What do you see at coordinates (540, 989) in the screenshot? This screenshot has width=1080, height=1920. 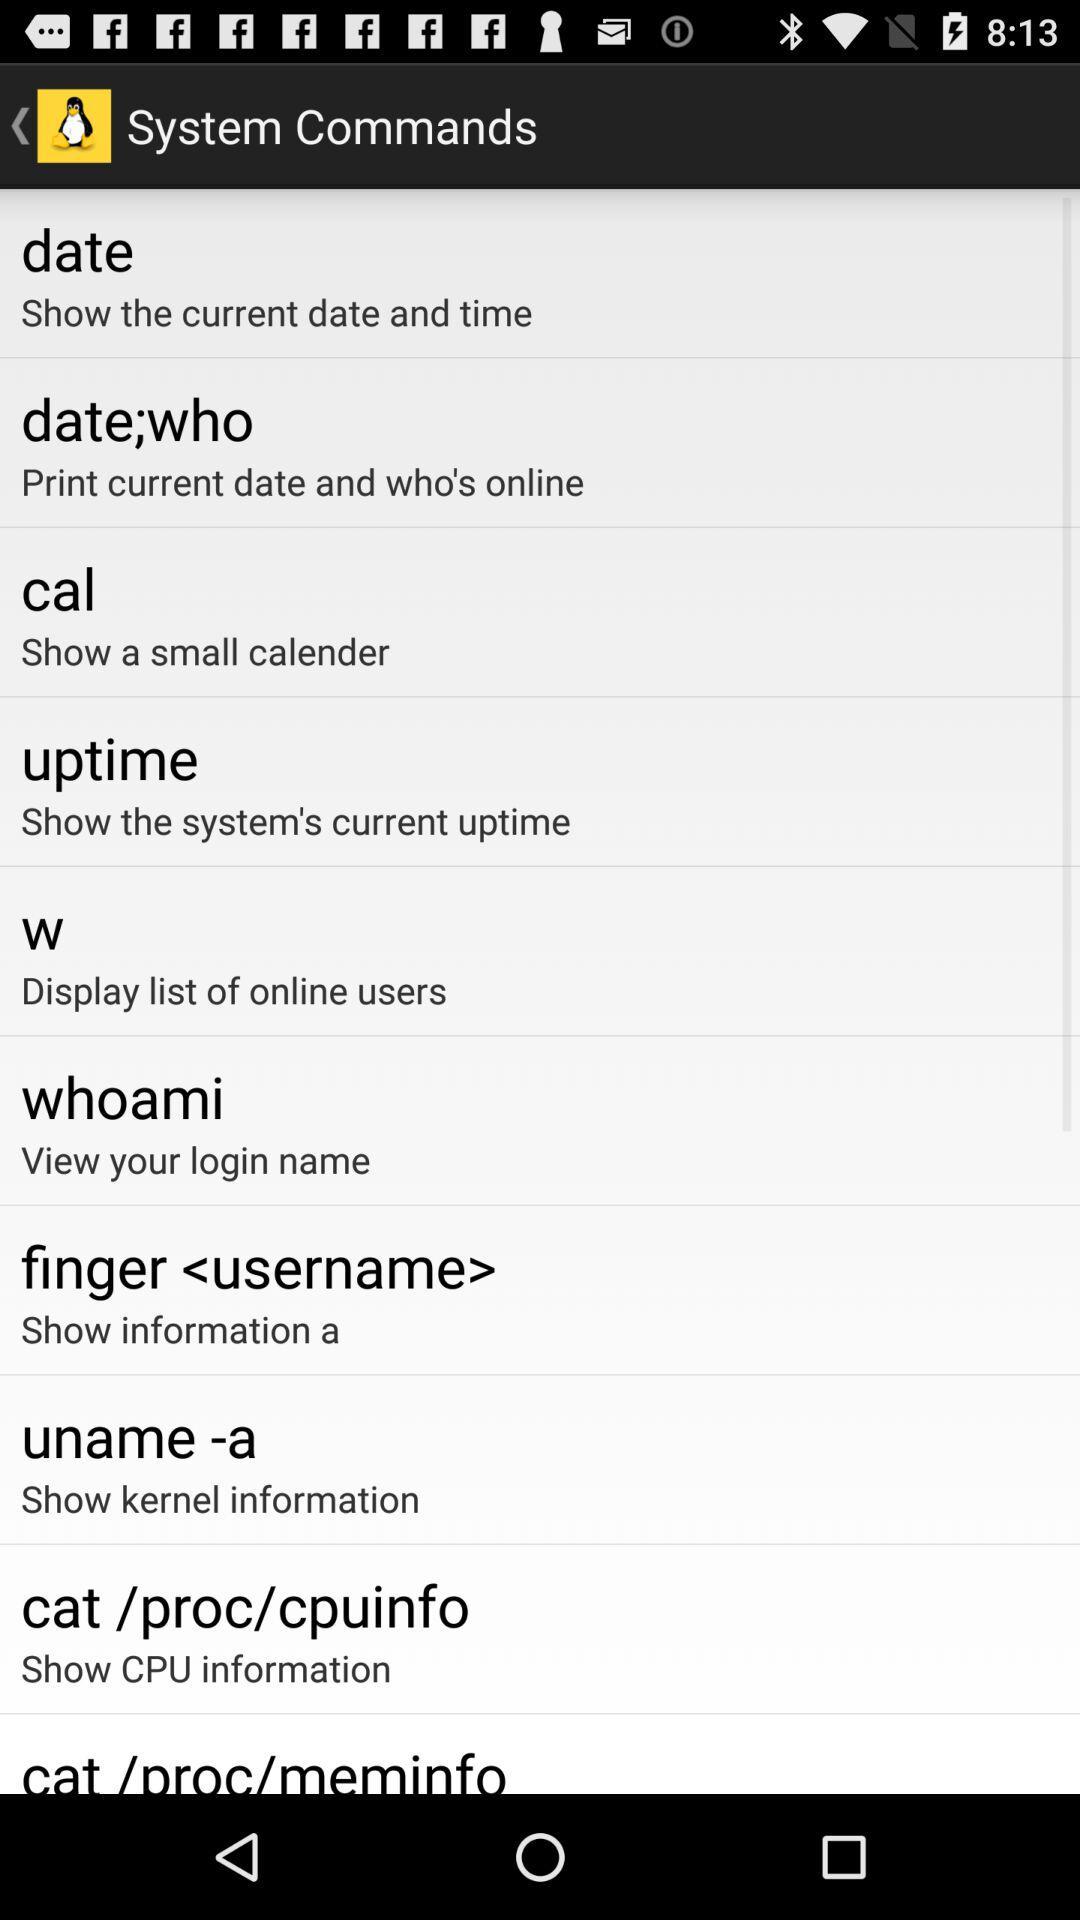 I see `item below the w item` at bounding box center [540, 989].